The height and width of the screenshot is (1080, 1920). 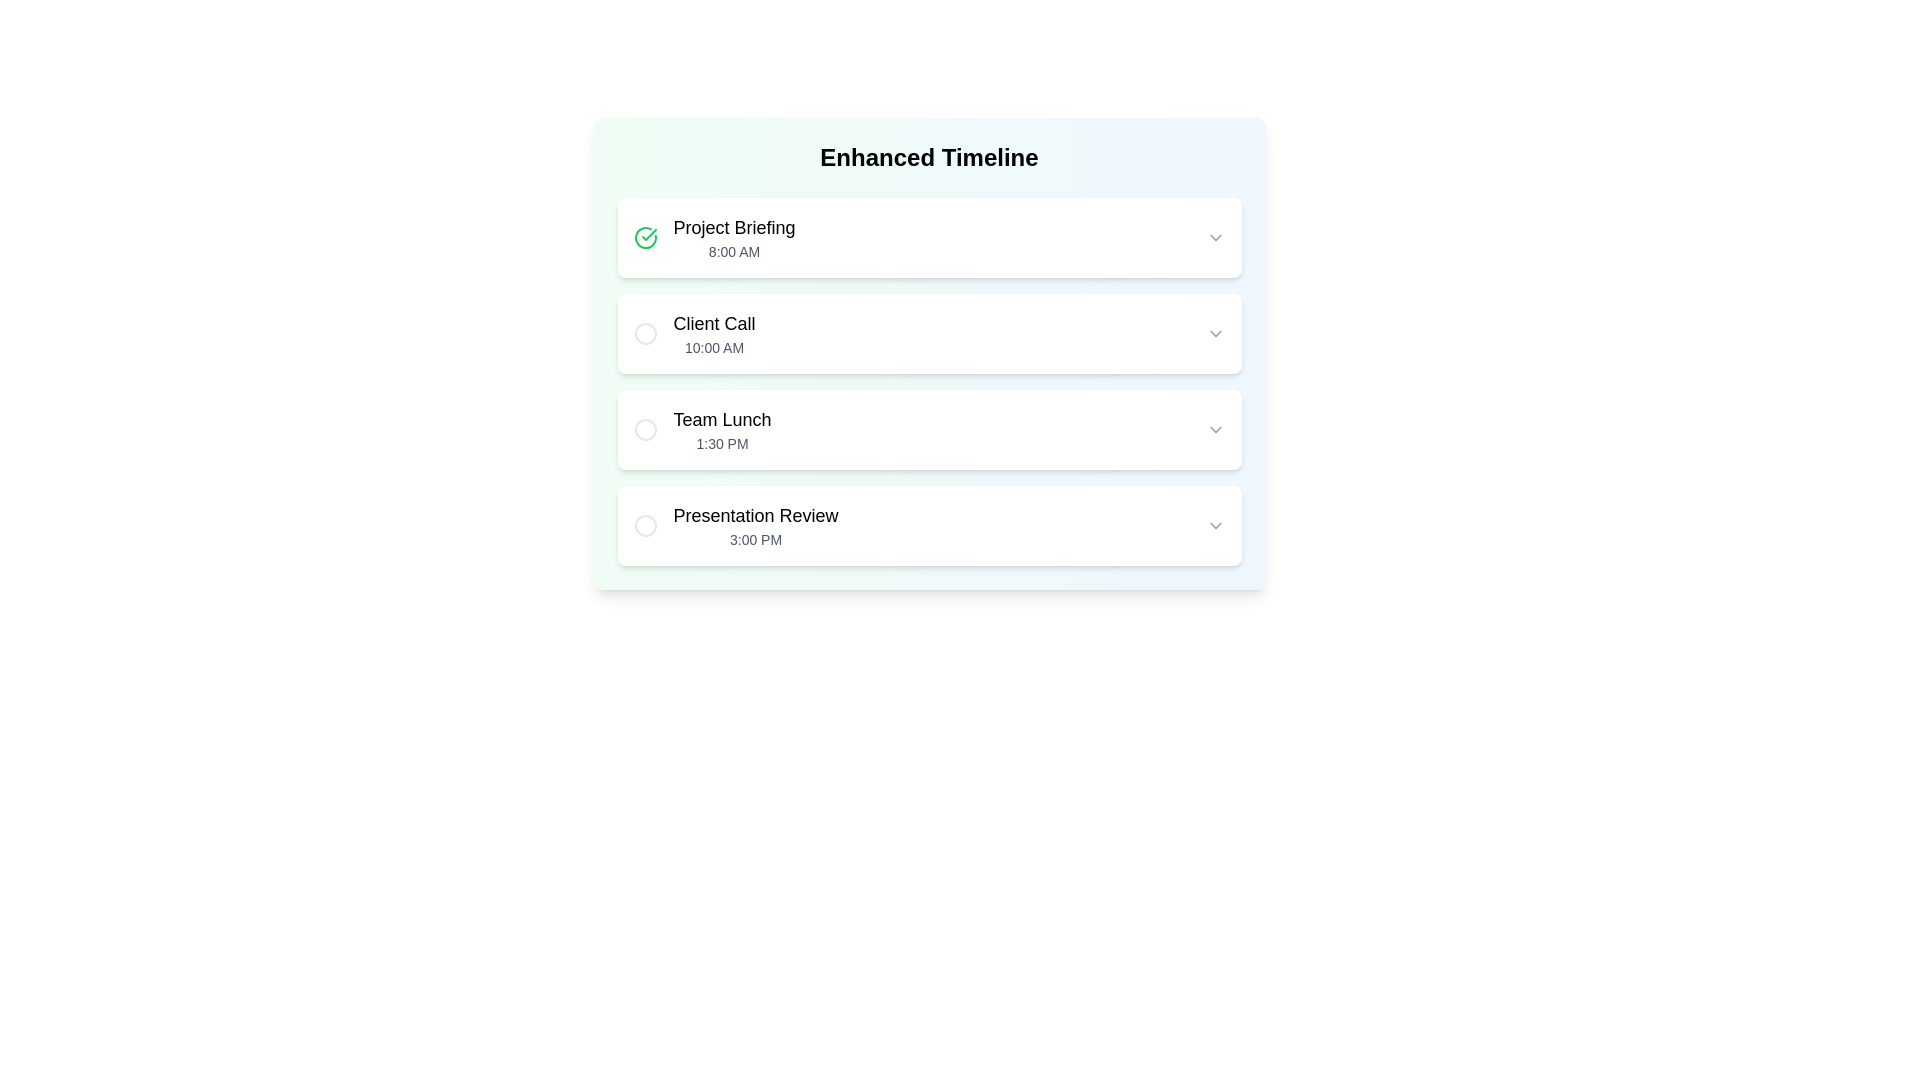 I want to click on the 'Client Call' event list item, so click(x=928, y=333).